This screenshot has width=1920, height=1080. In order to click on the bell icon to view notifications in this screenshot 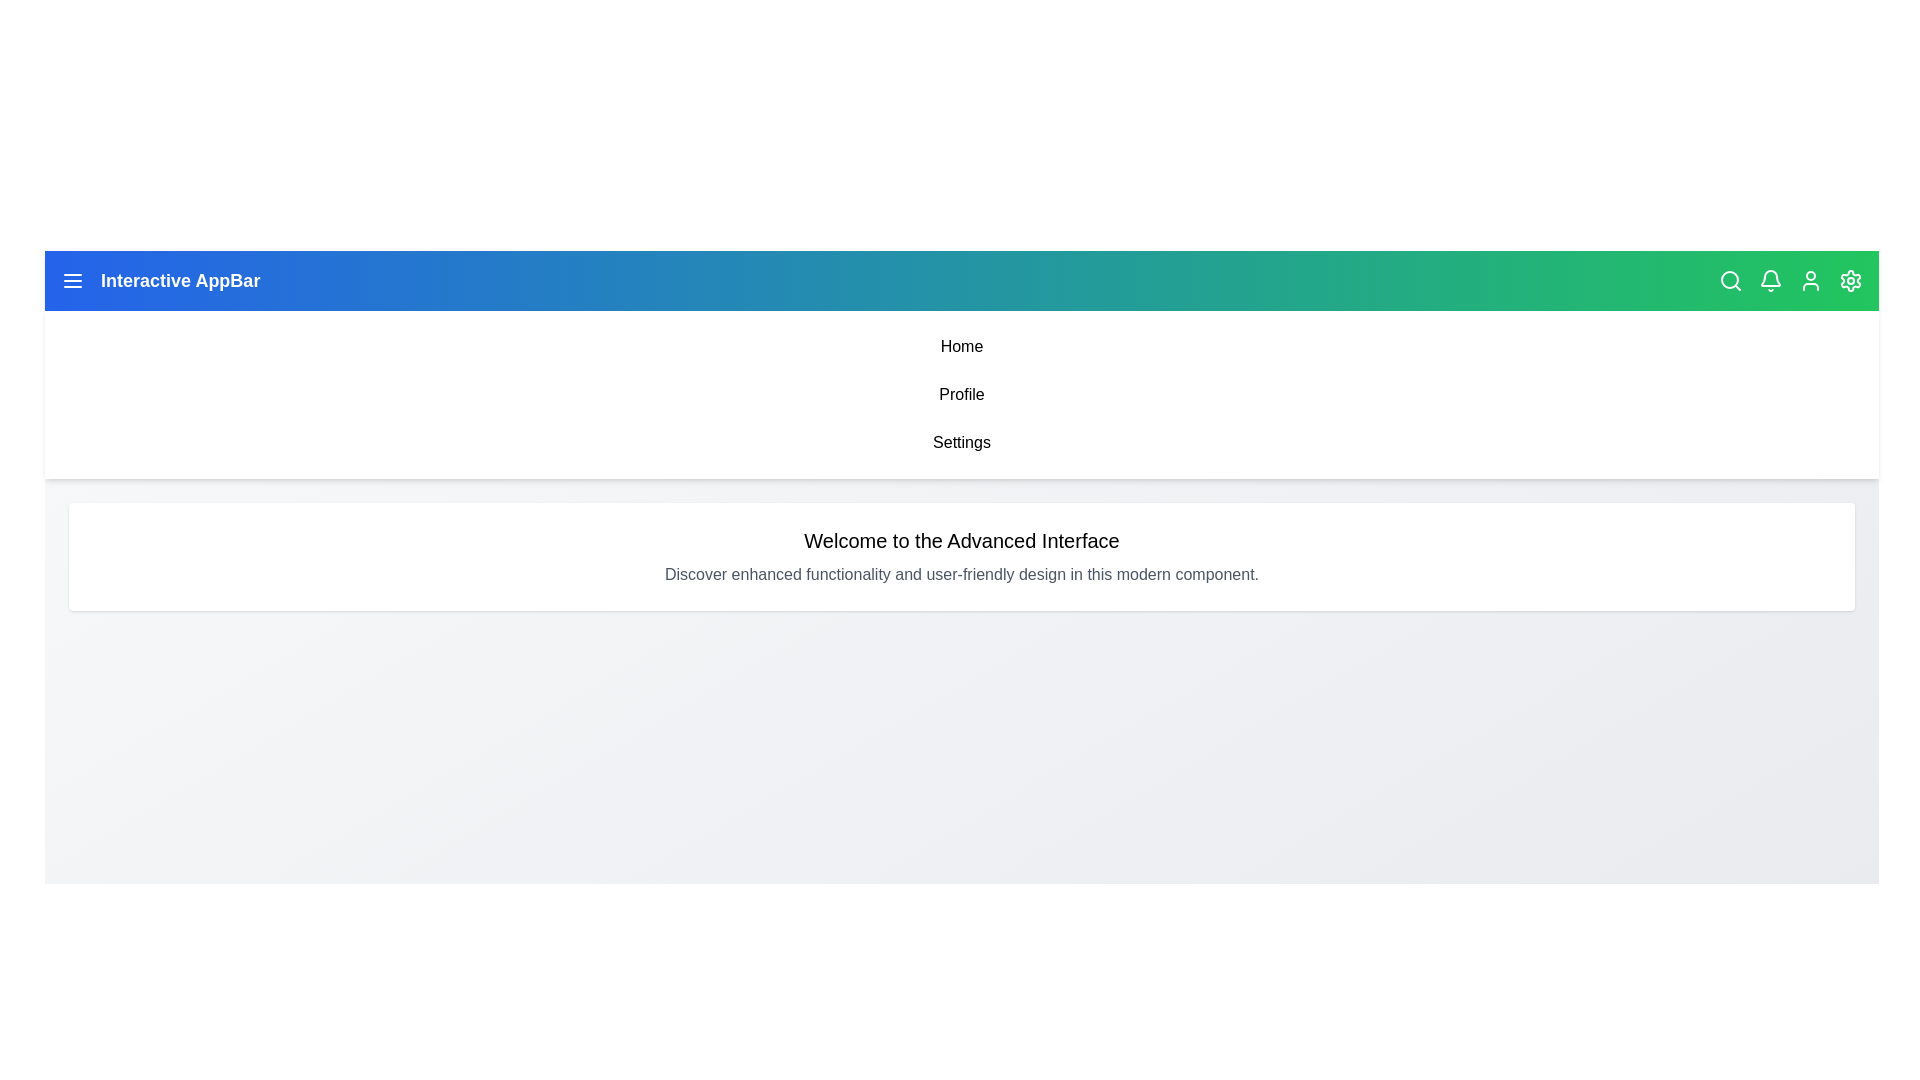, I will do `click(1771, 281)`.